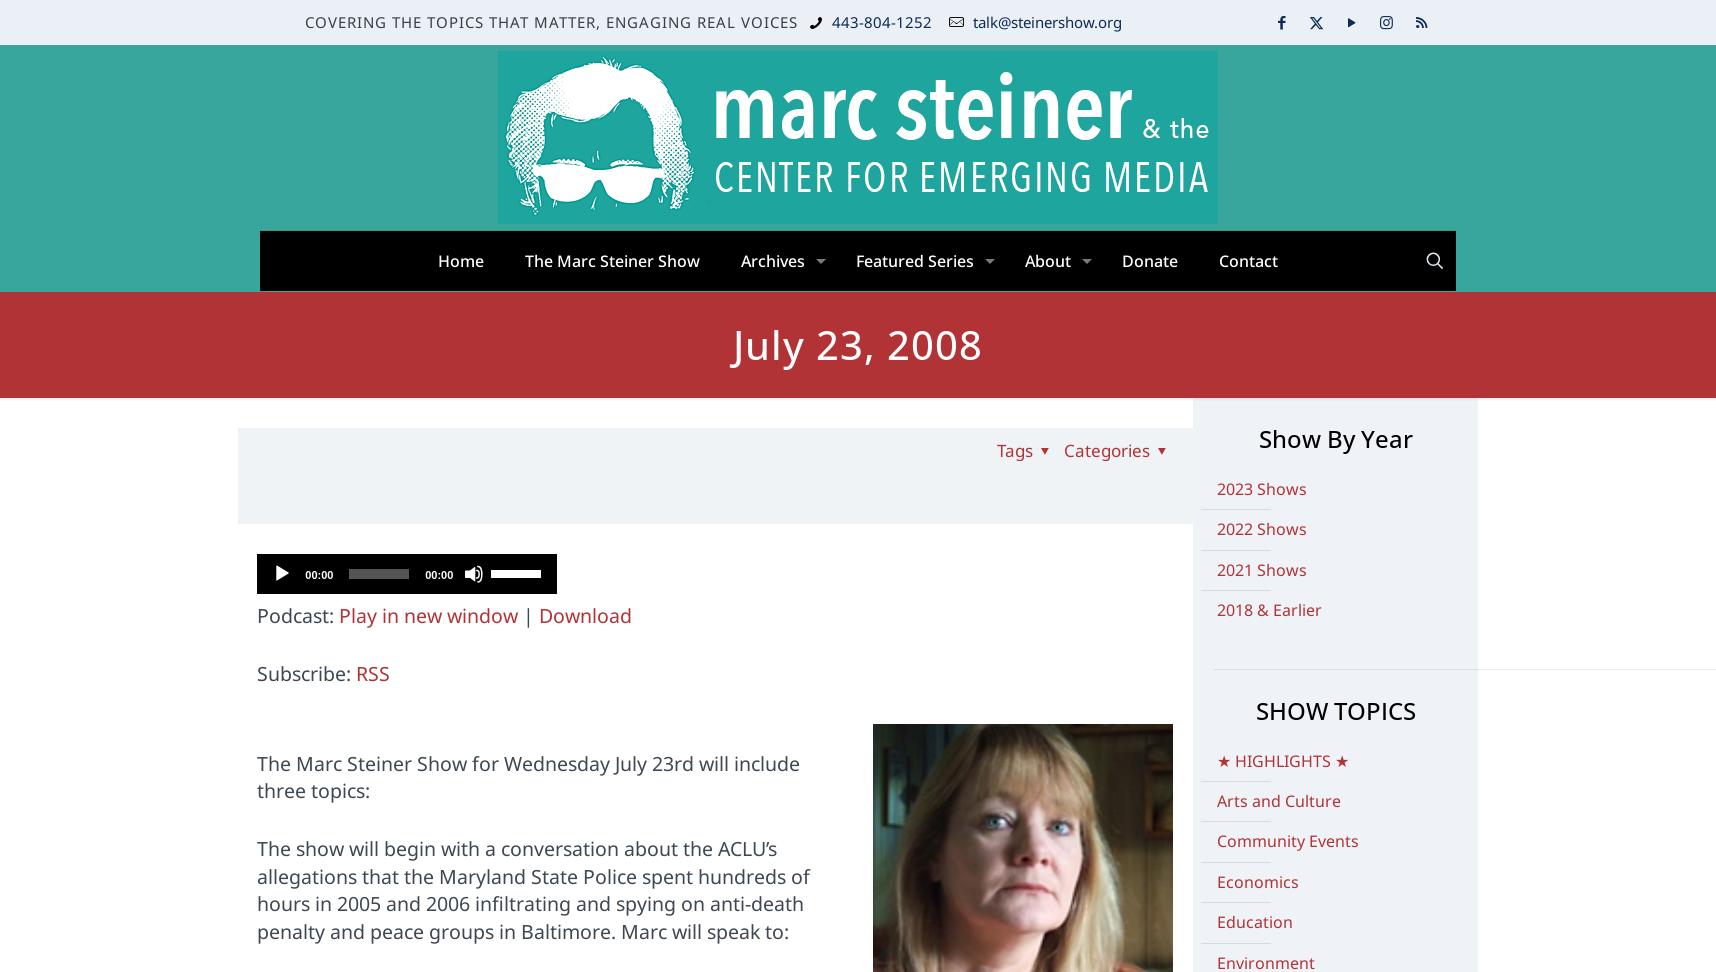 The height and width of the screenshot is (972, 1716). What do you see at coordinates (1260, 528) in the screenshot?
I see `'2022 Shows'` at bounding box center [1260, 528].